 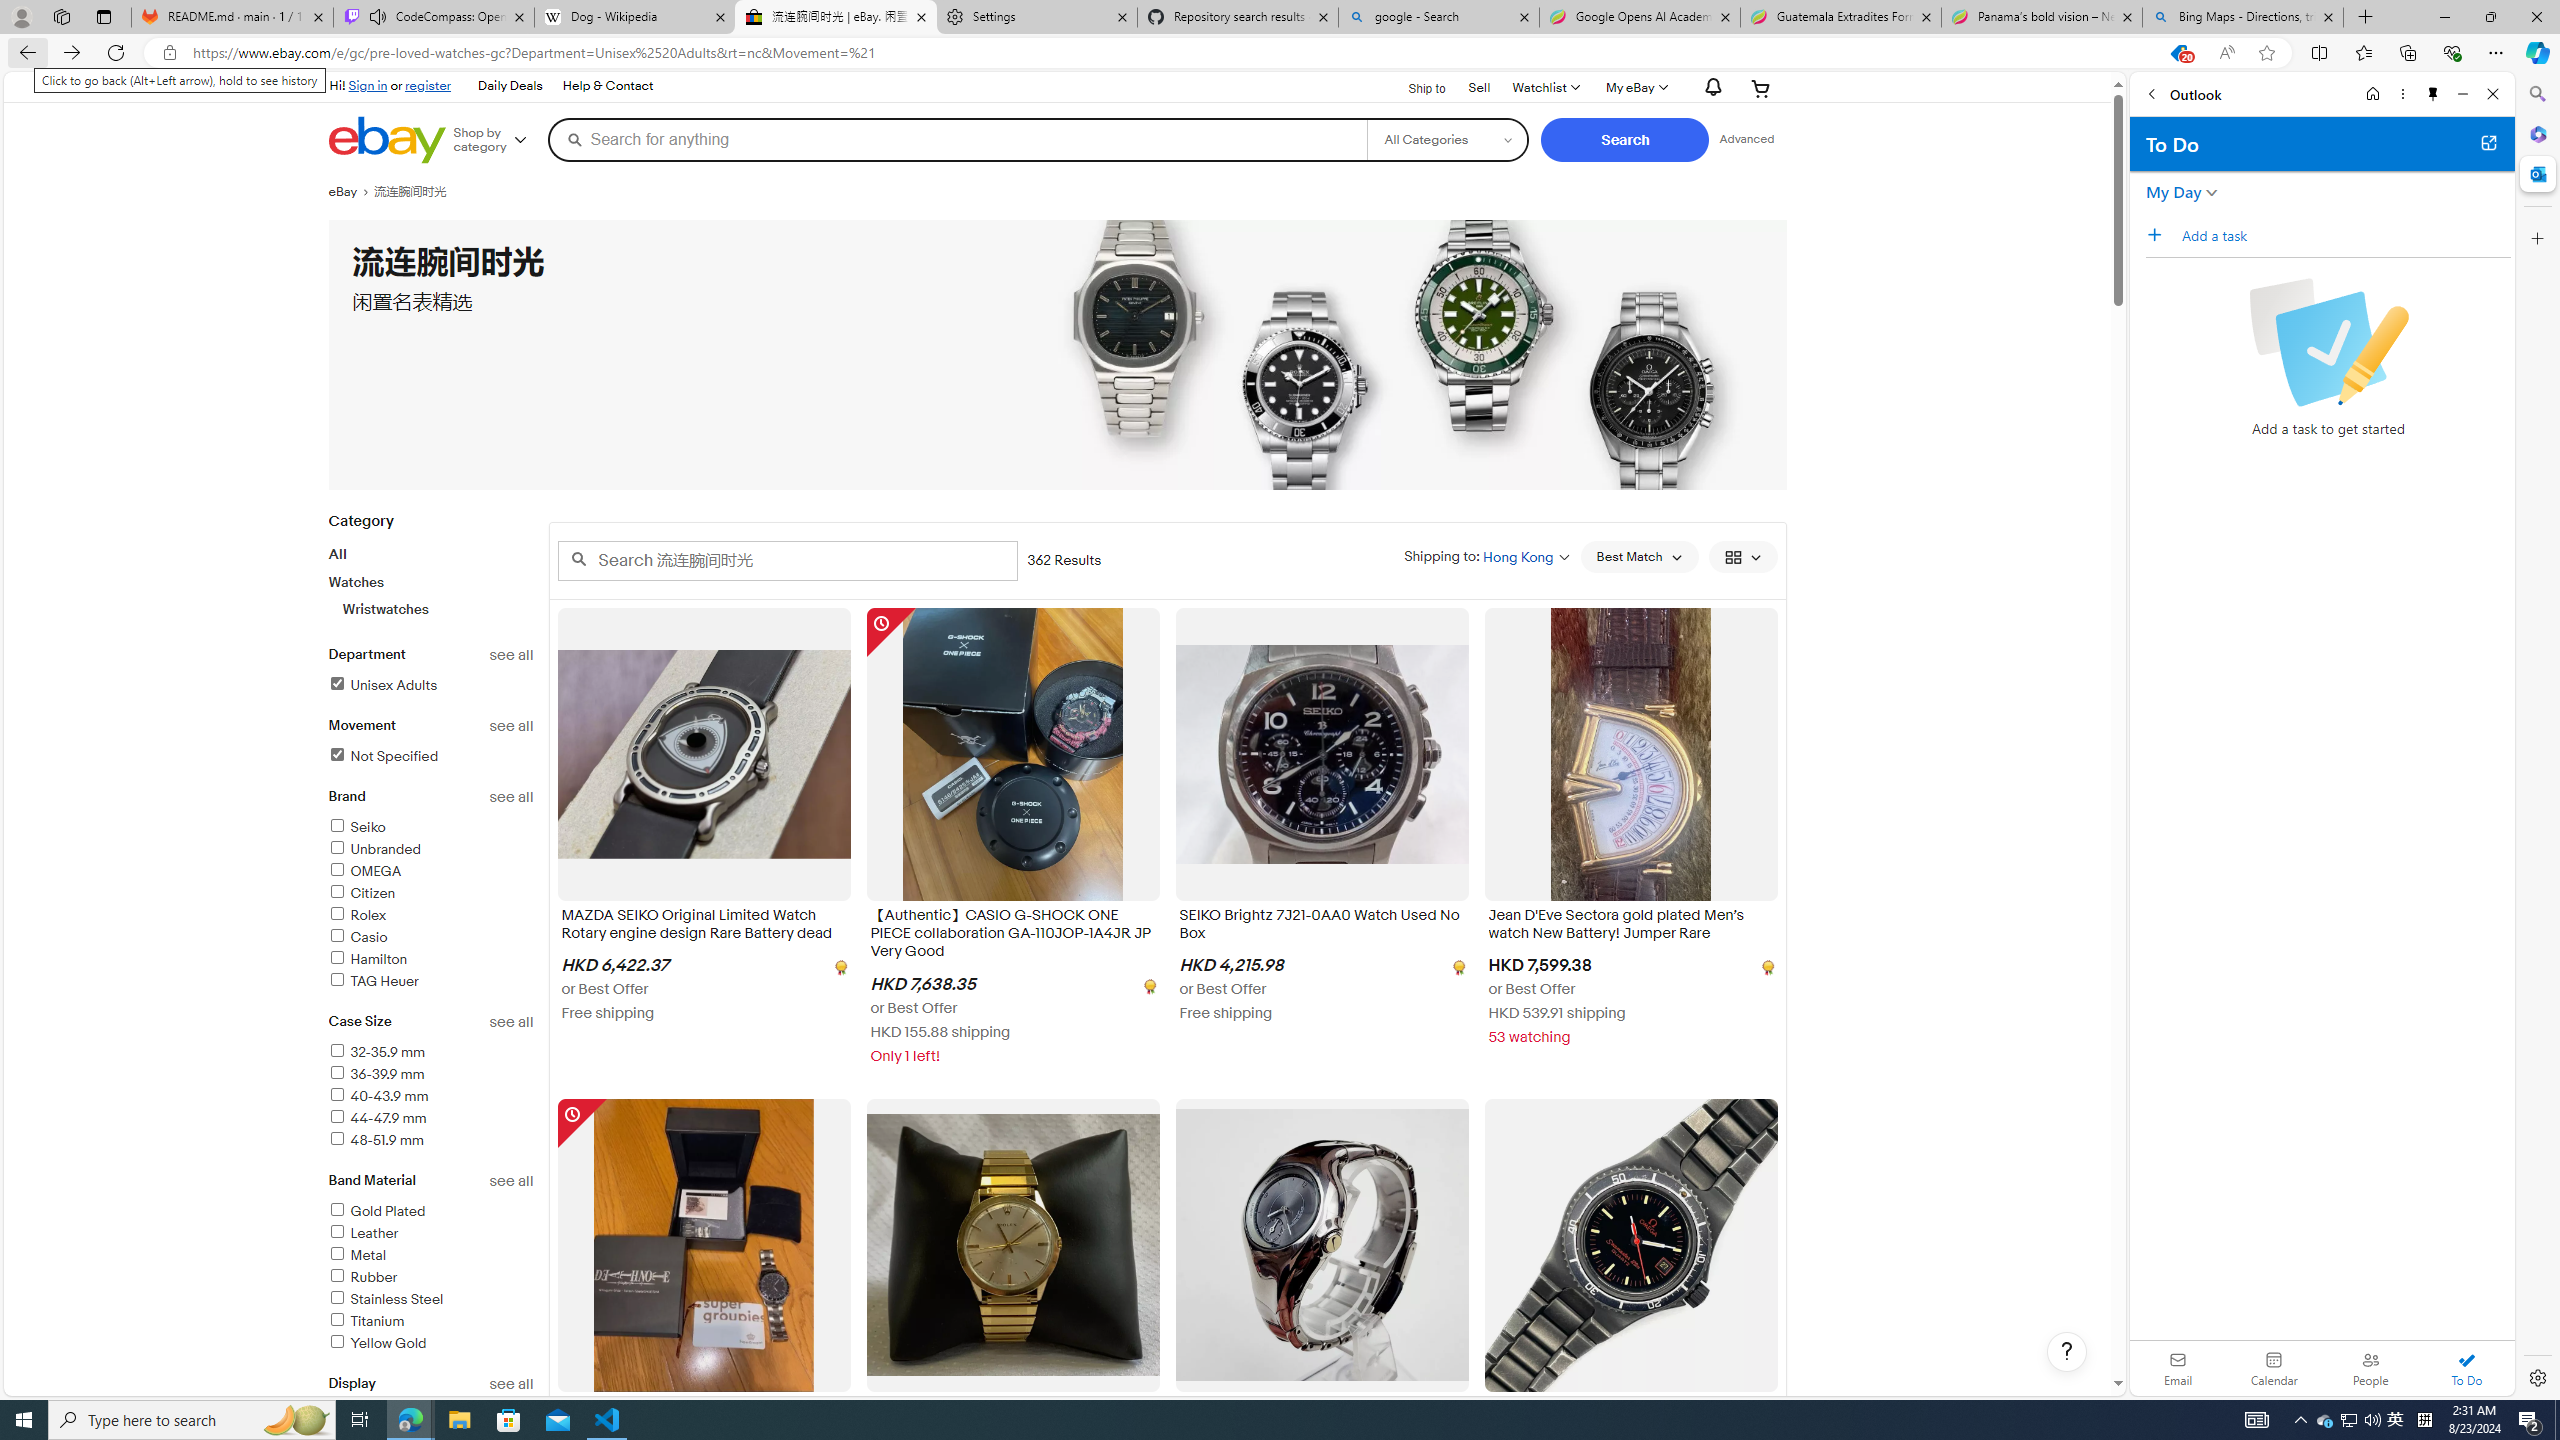 What do you see at coordinates (1634, 87) in the screenshot?
I see `'My eBayExpand My eBay'` at bounding box center [1634, 87].